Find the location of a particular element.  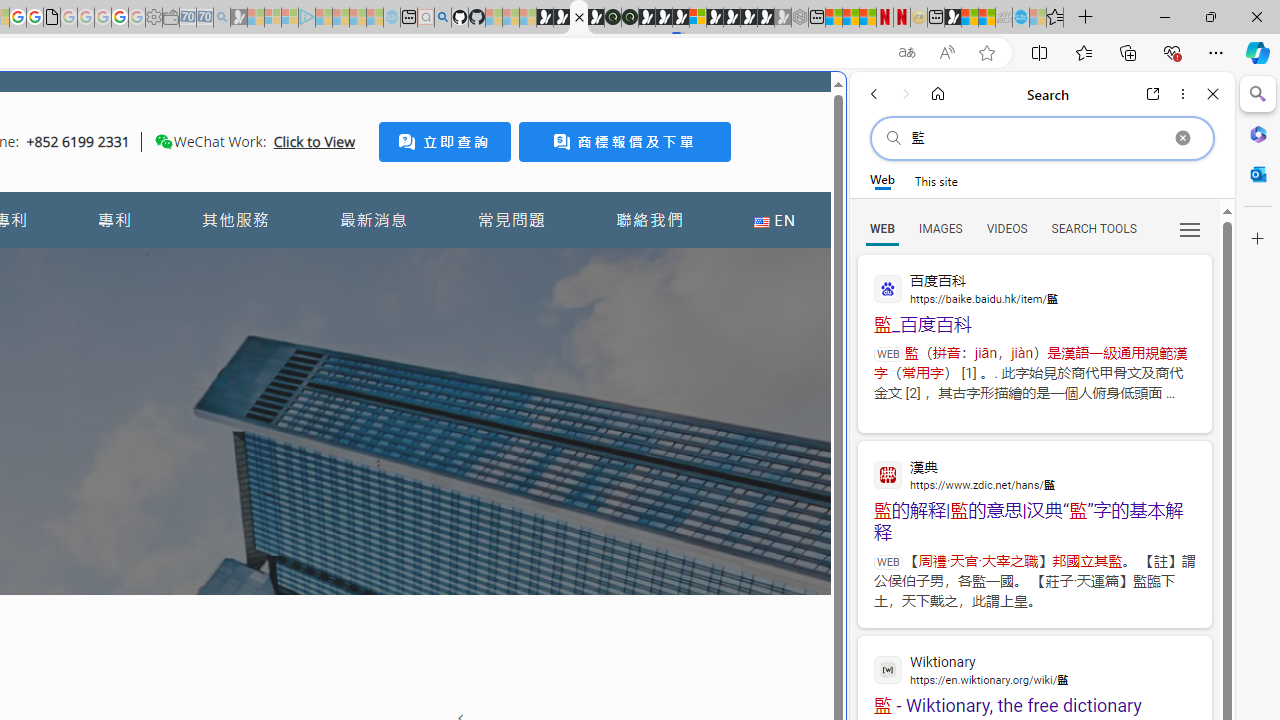

'github - Search' is located at coordinates (441, 17).